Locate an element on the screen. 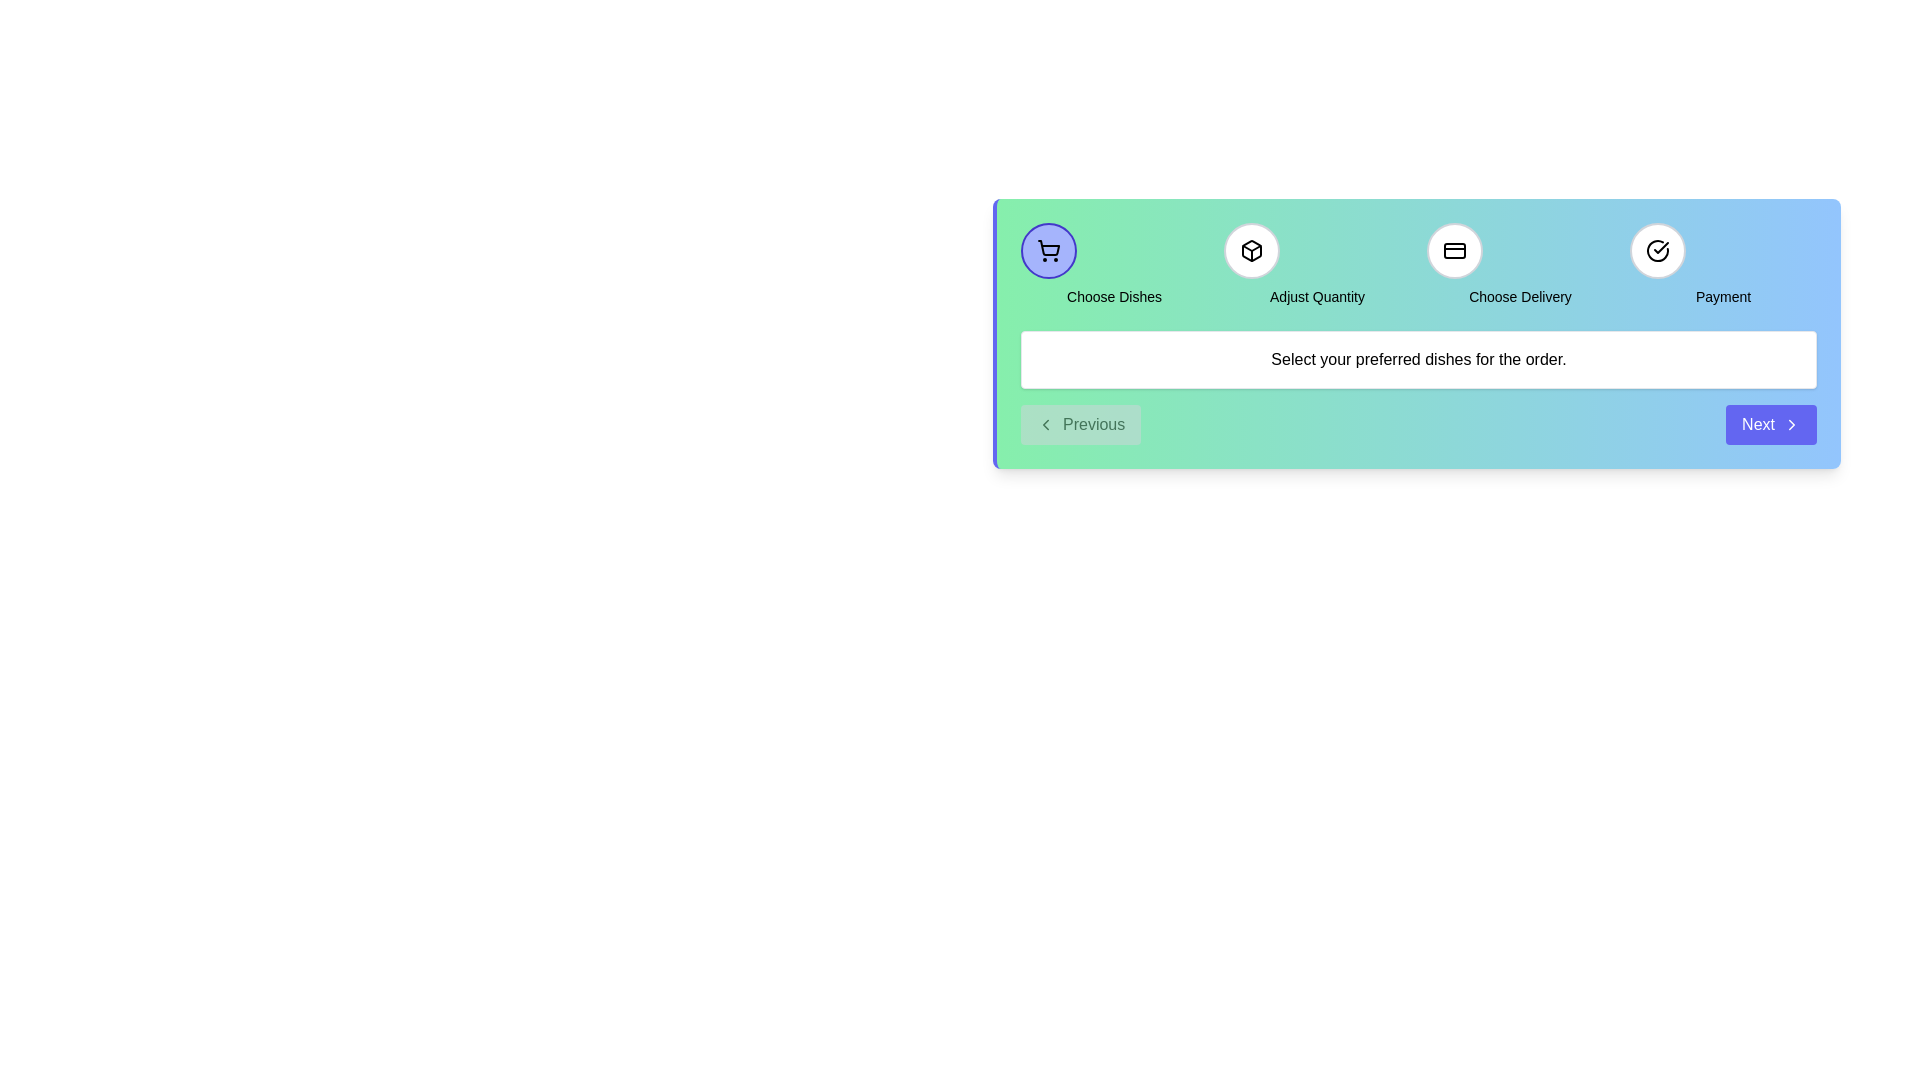 This screenshot has width=1920, height=1080. the right-facing chevron icon that is located to the right of the 'Next' button text within a modal interface is located at coordinates (1791, 423).